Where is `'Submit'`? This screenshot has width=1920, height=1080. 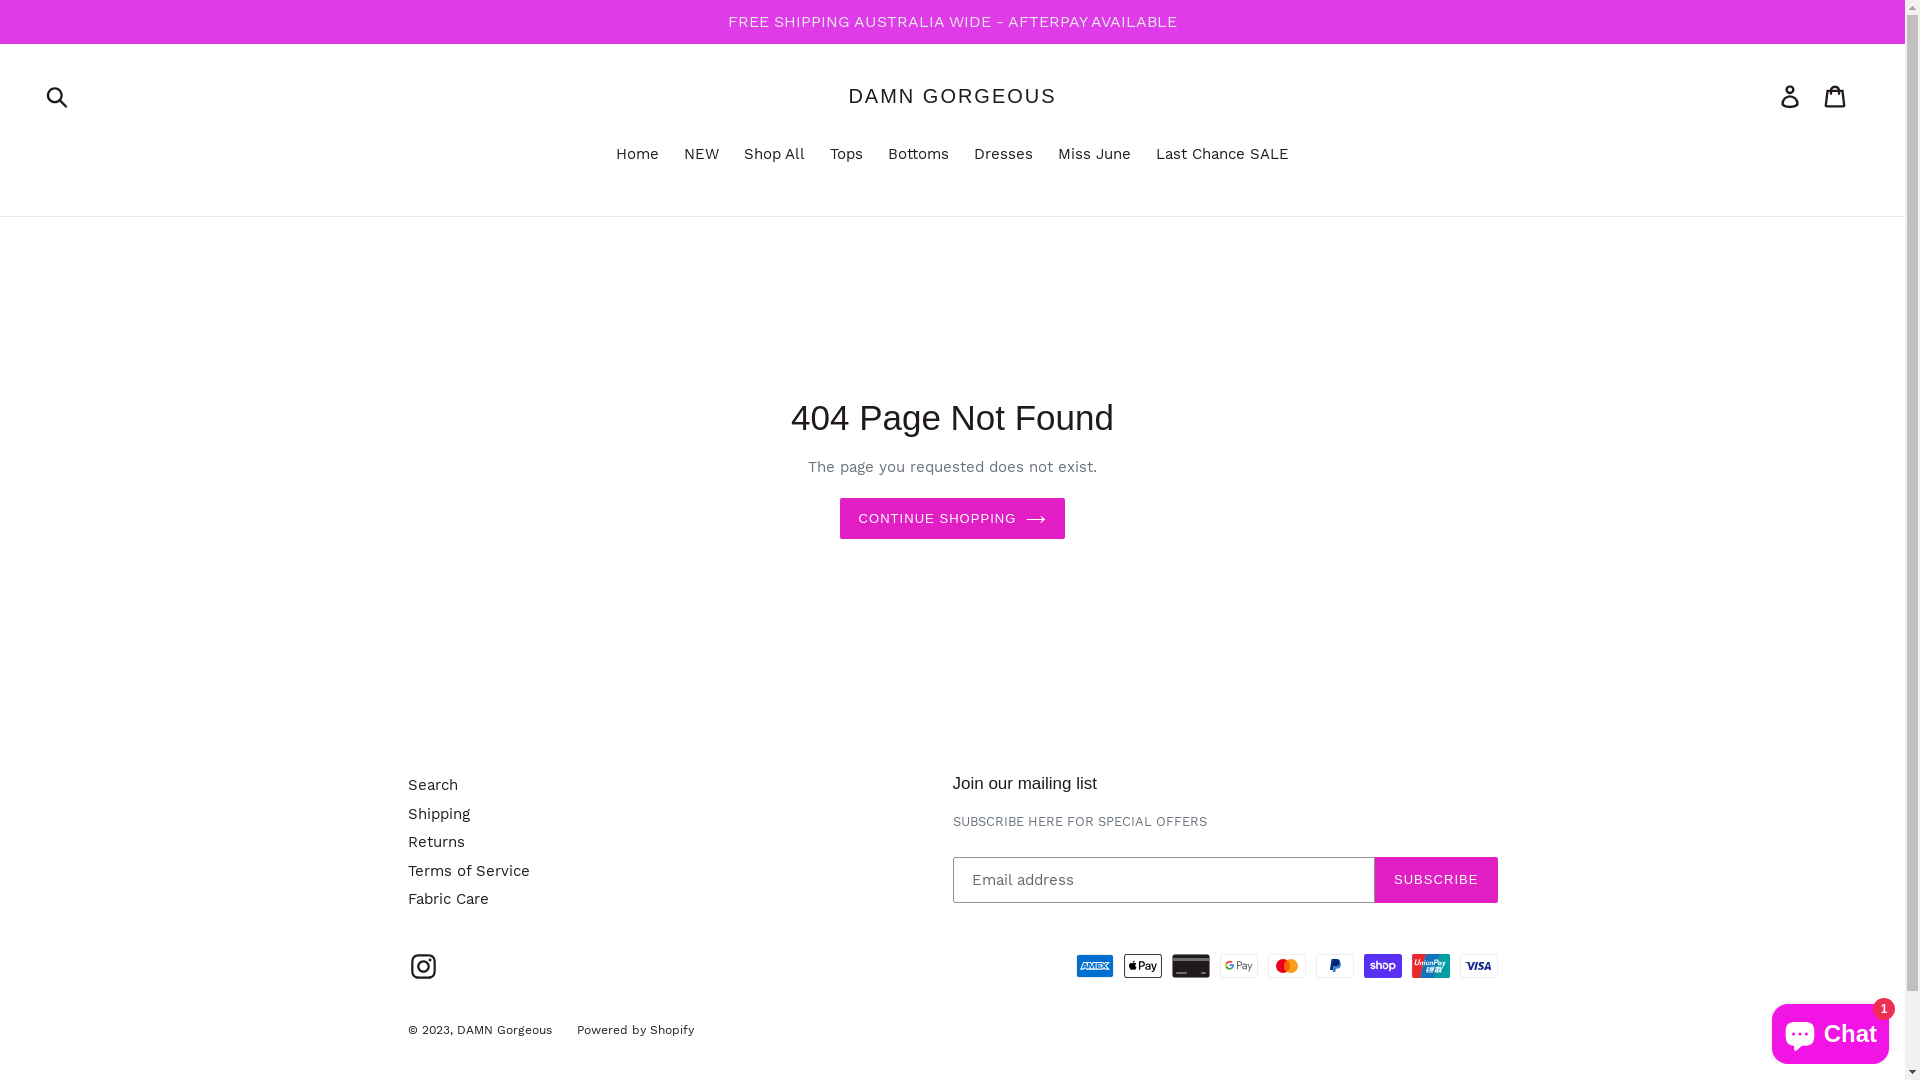 'Submit' is located at coordinates (58, 96).